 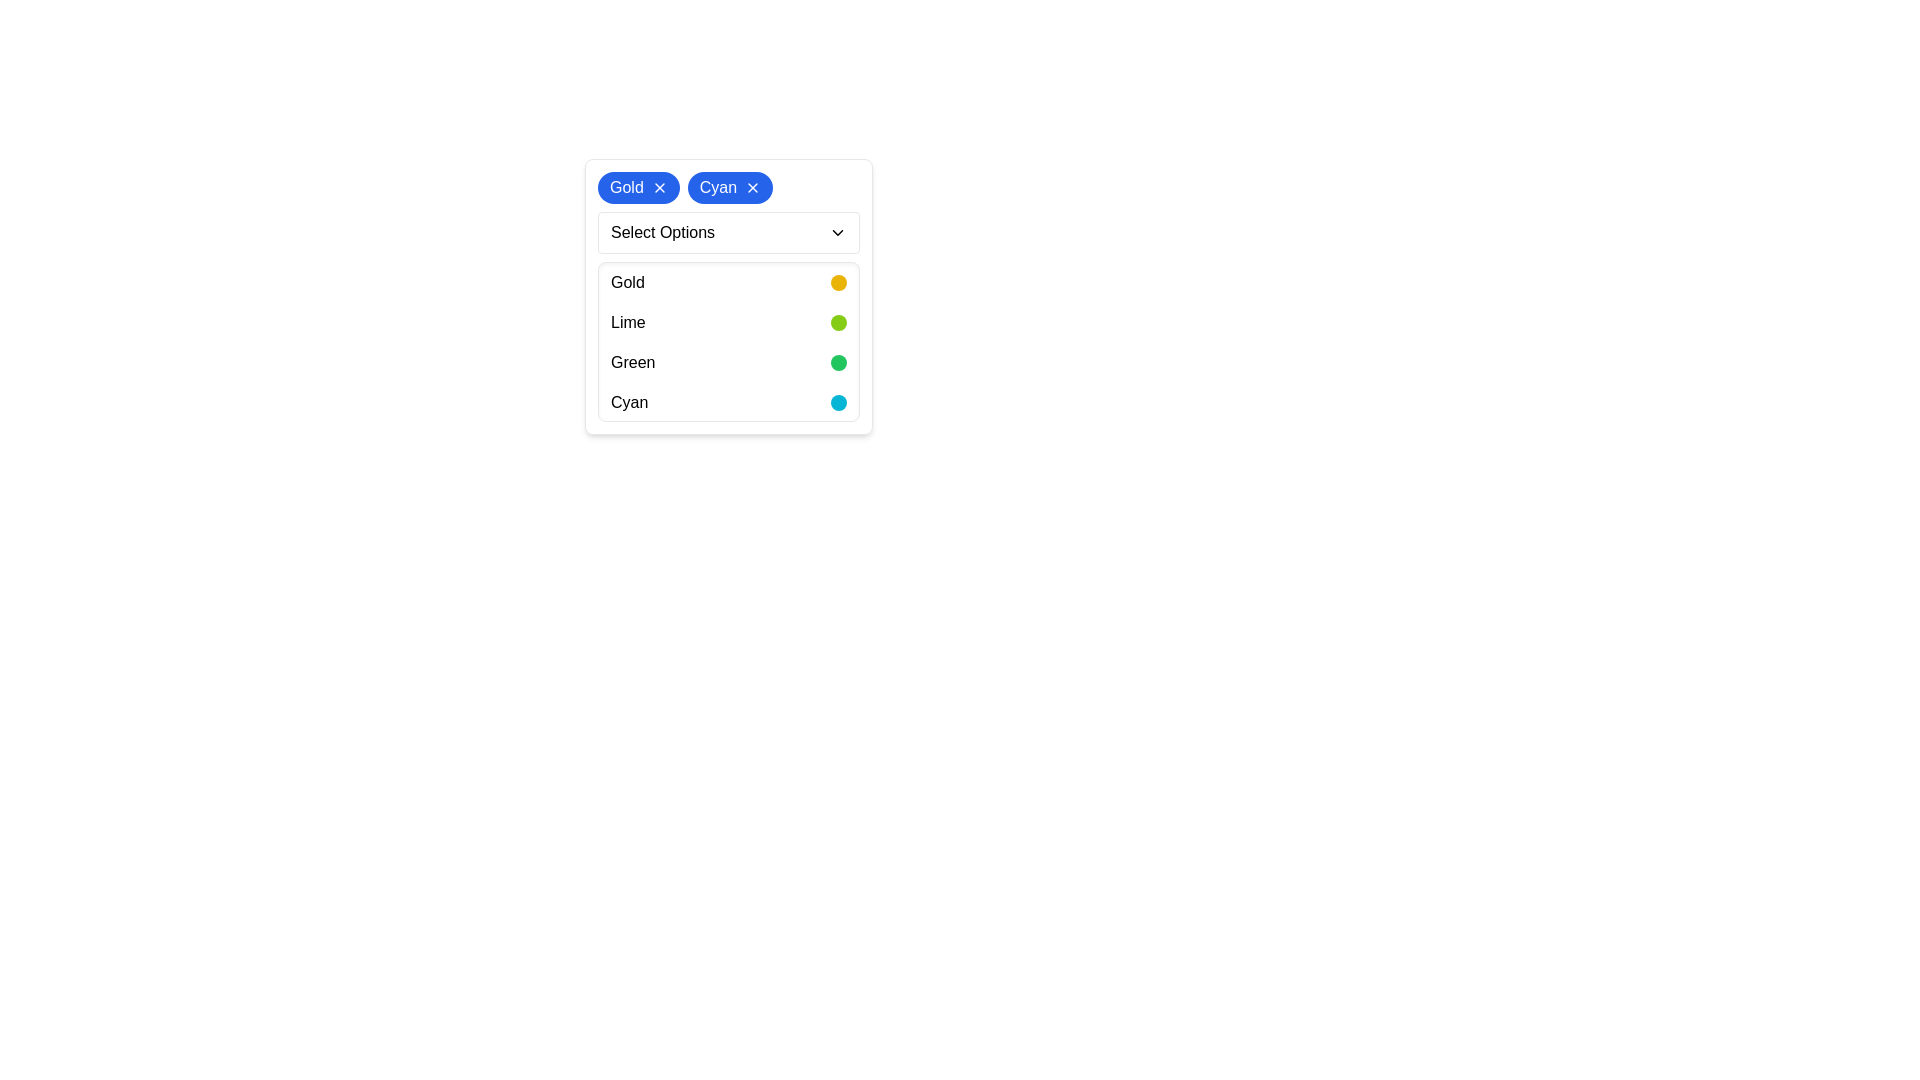 I want to click on the small circular lime green color indicator located to the right of the text 'Lime' in the dropdown menu, so click(x=839, y=322).